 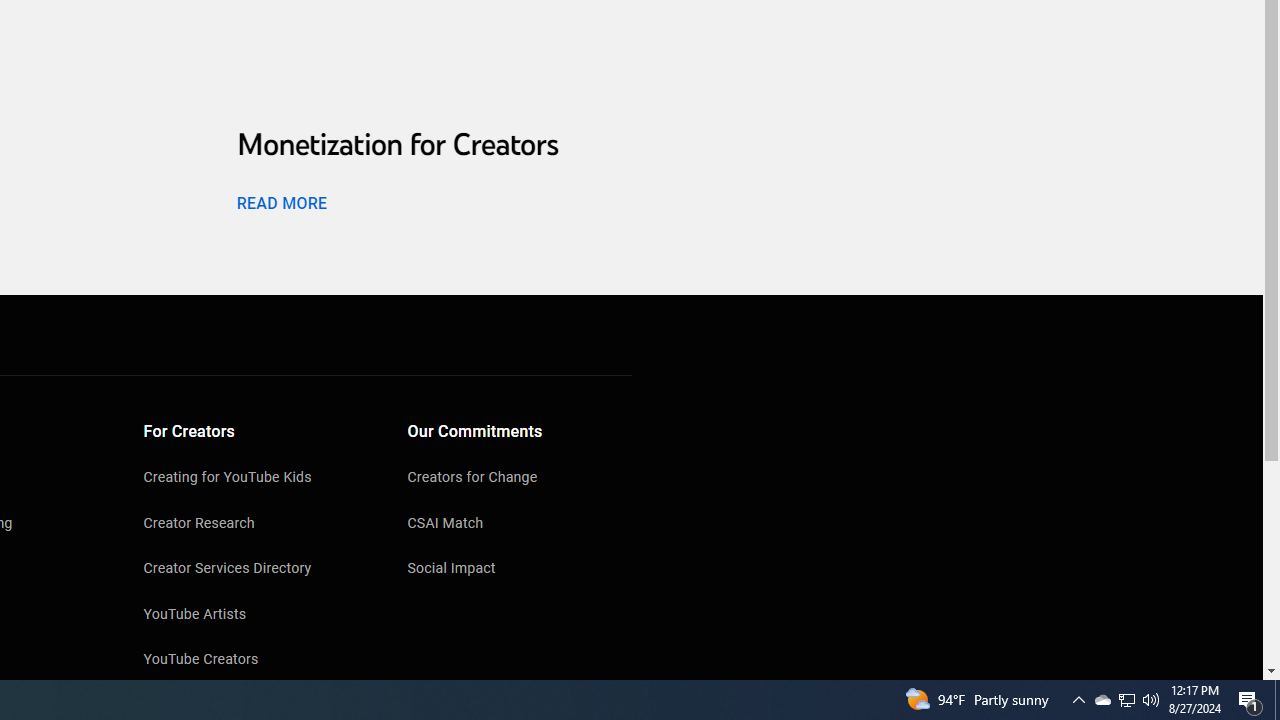 What do you see at coordinates (519, 570) in the screenshot?
I see `'Social Impact'` at bounding box center [519, 570].